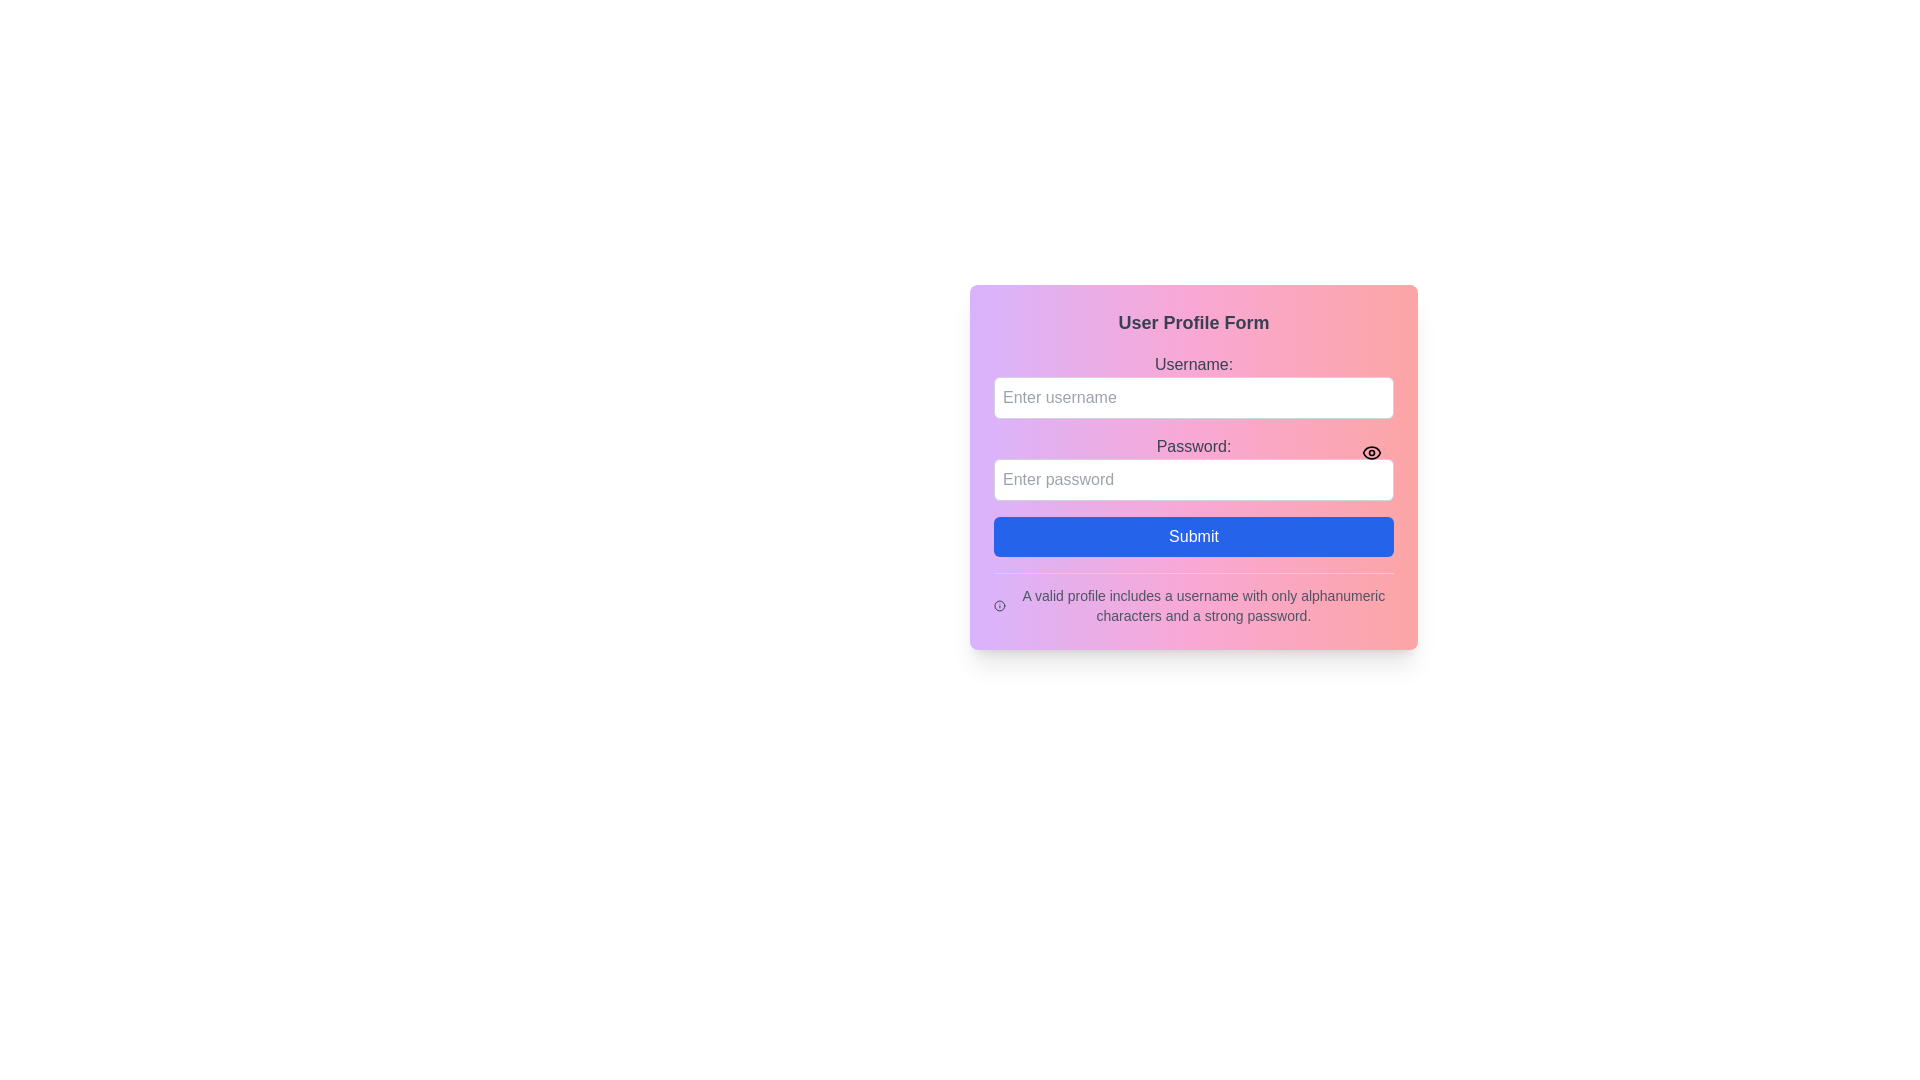  Describe the element at coordinates (1194, 446) in the screenshot. I see `the static text label that contains the text 'Password:' styled in gray, positioned above the password input field` at that location.